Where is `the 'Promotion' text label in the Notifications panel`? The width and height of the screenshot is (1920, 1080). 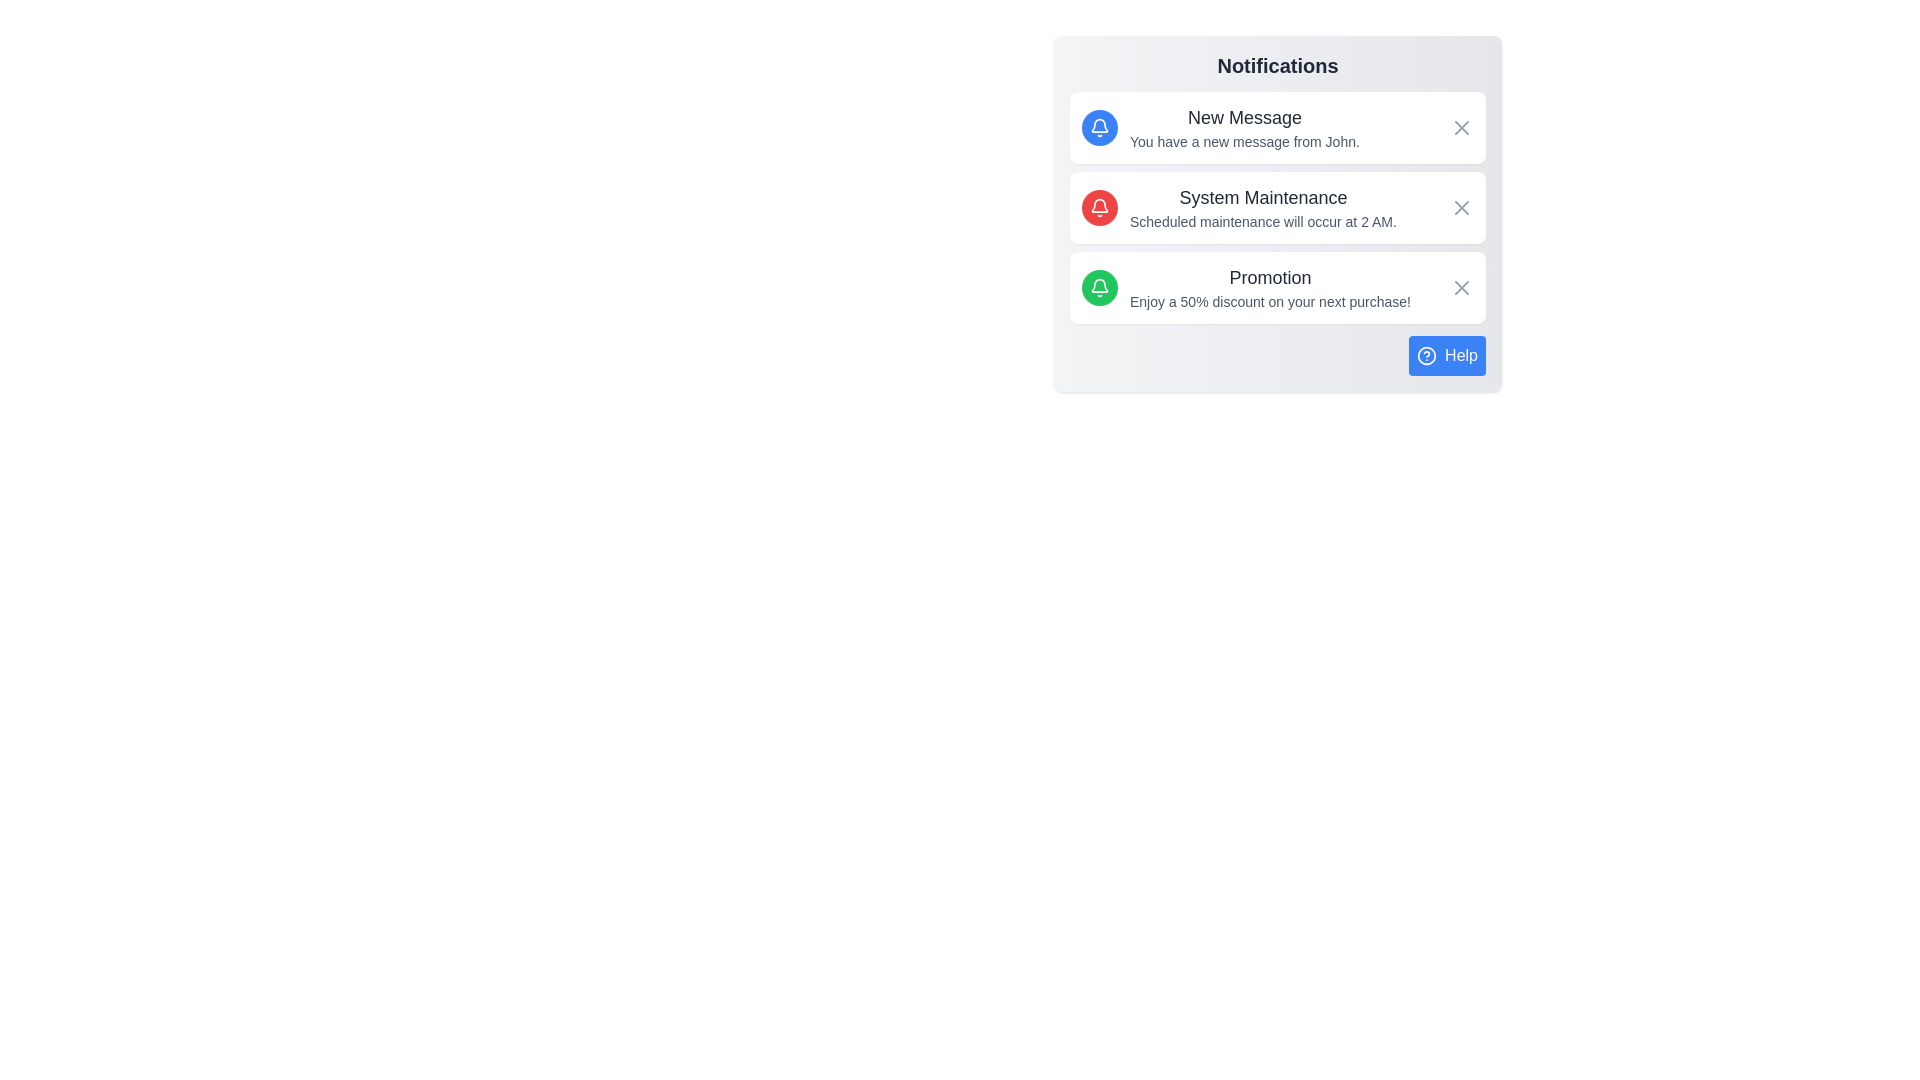 the 'Promotion' text label in the Notifications panel is located at coordinates (1269, 277).